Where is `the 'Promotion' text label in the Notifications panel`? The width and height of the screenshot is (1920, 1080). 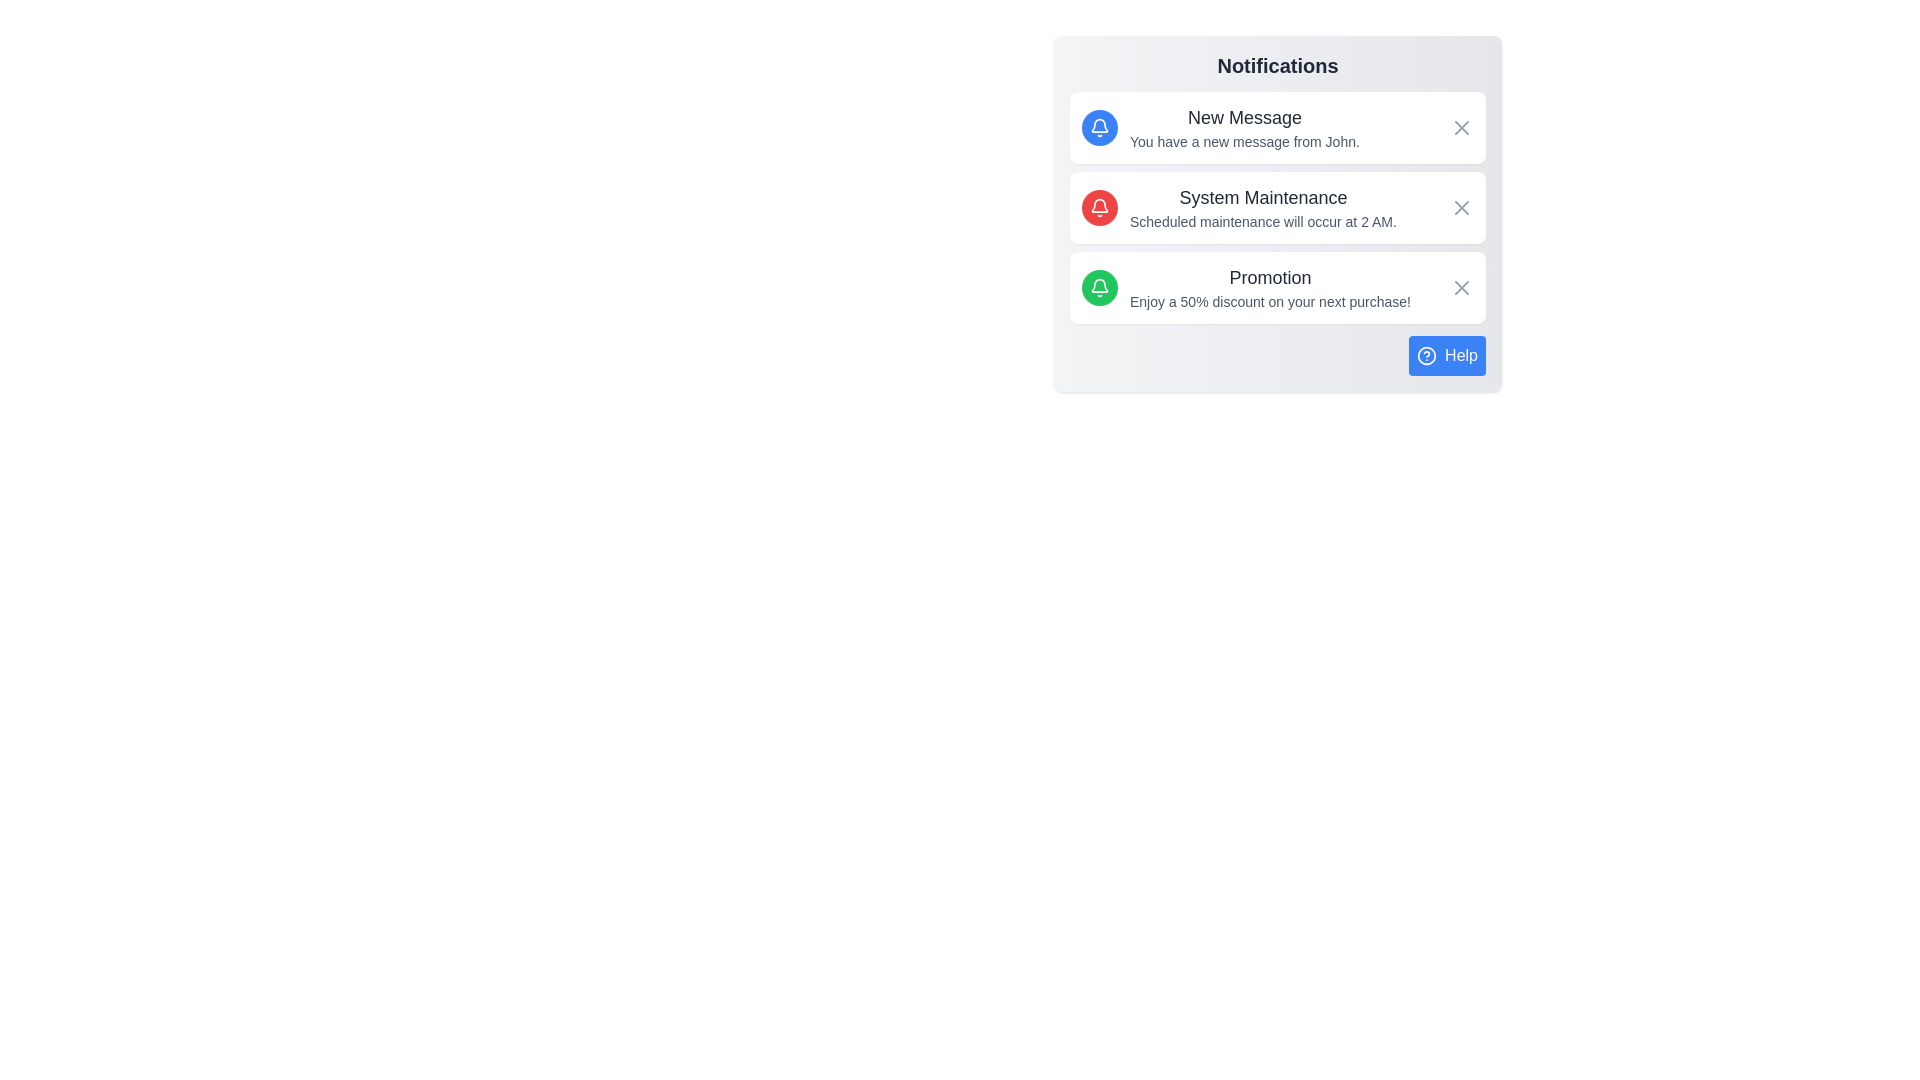 the 'Promotion' text label in the Notifications panel is located at coordinates (1269, 277).